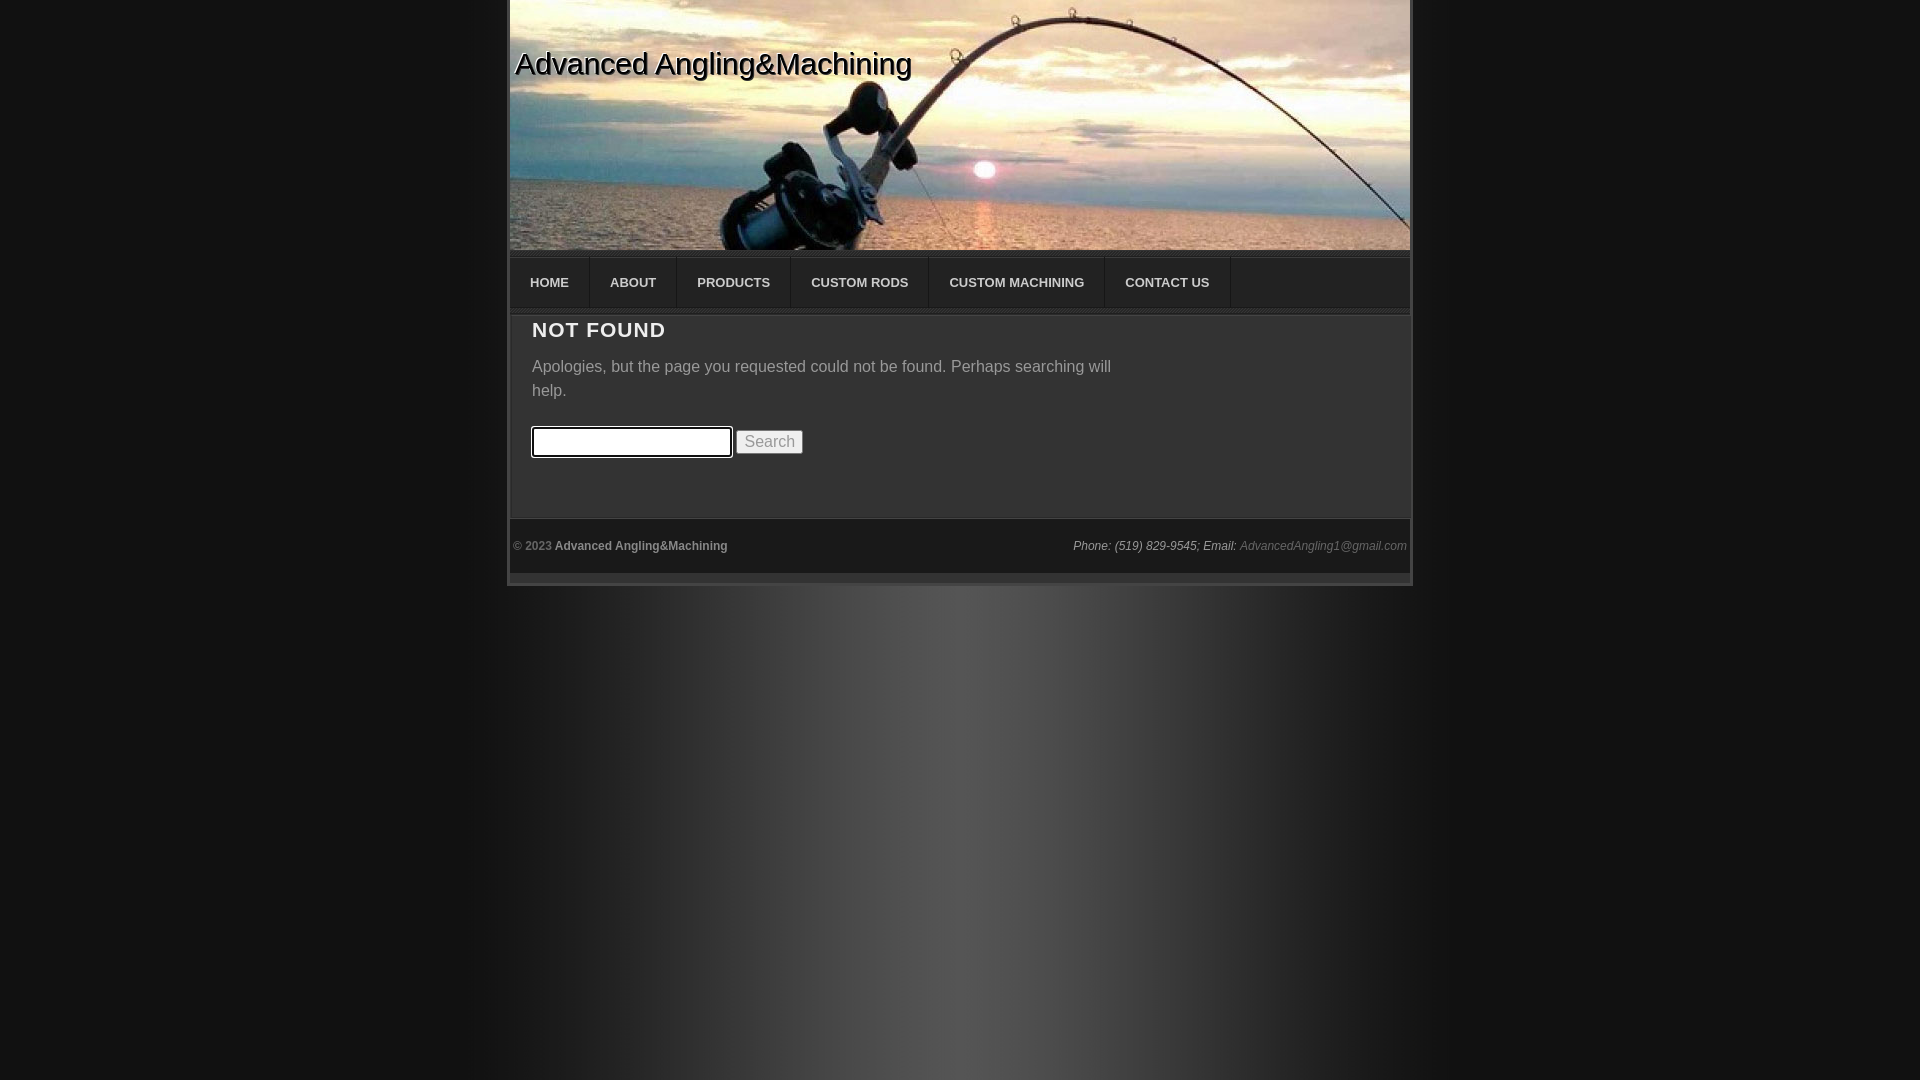  I want to click on 'PRODUCTS', so click(733, 282).